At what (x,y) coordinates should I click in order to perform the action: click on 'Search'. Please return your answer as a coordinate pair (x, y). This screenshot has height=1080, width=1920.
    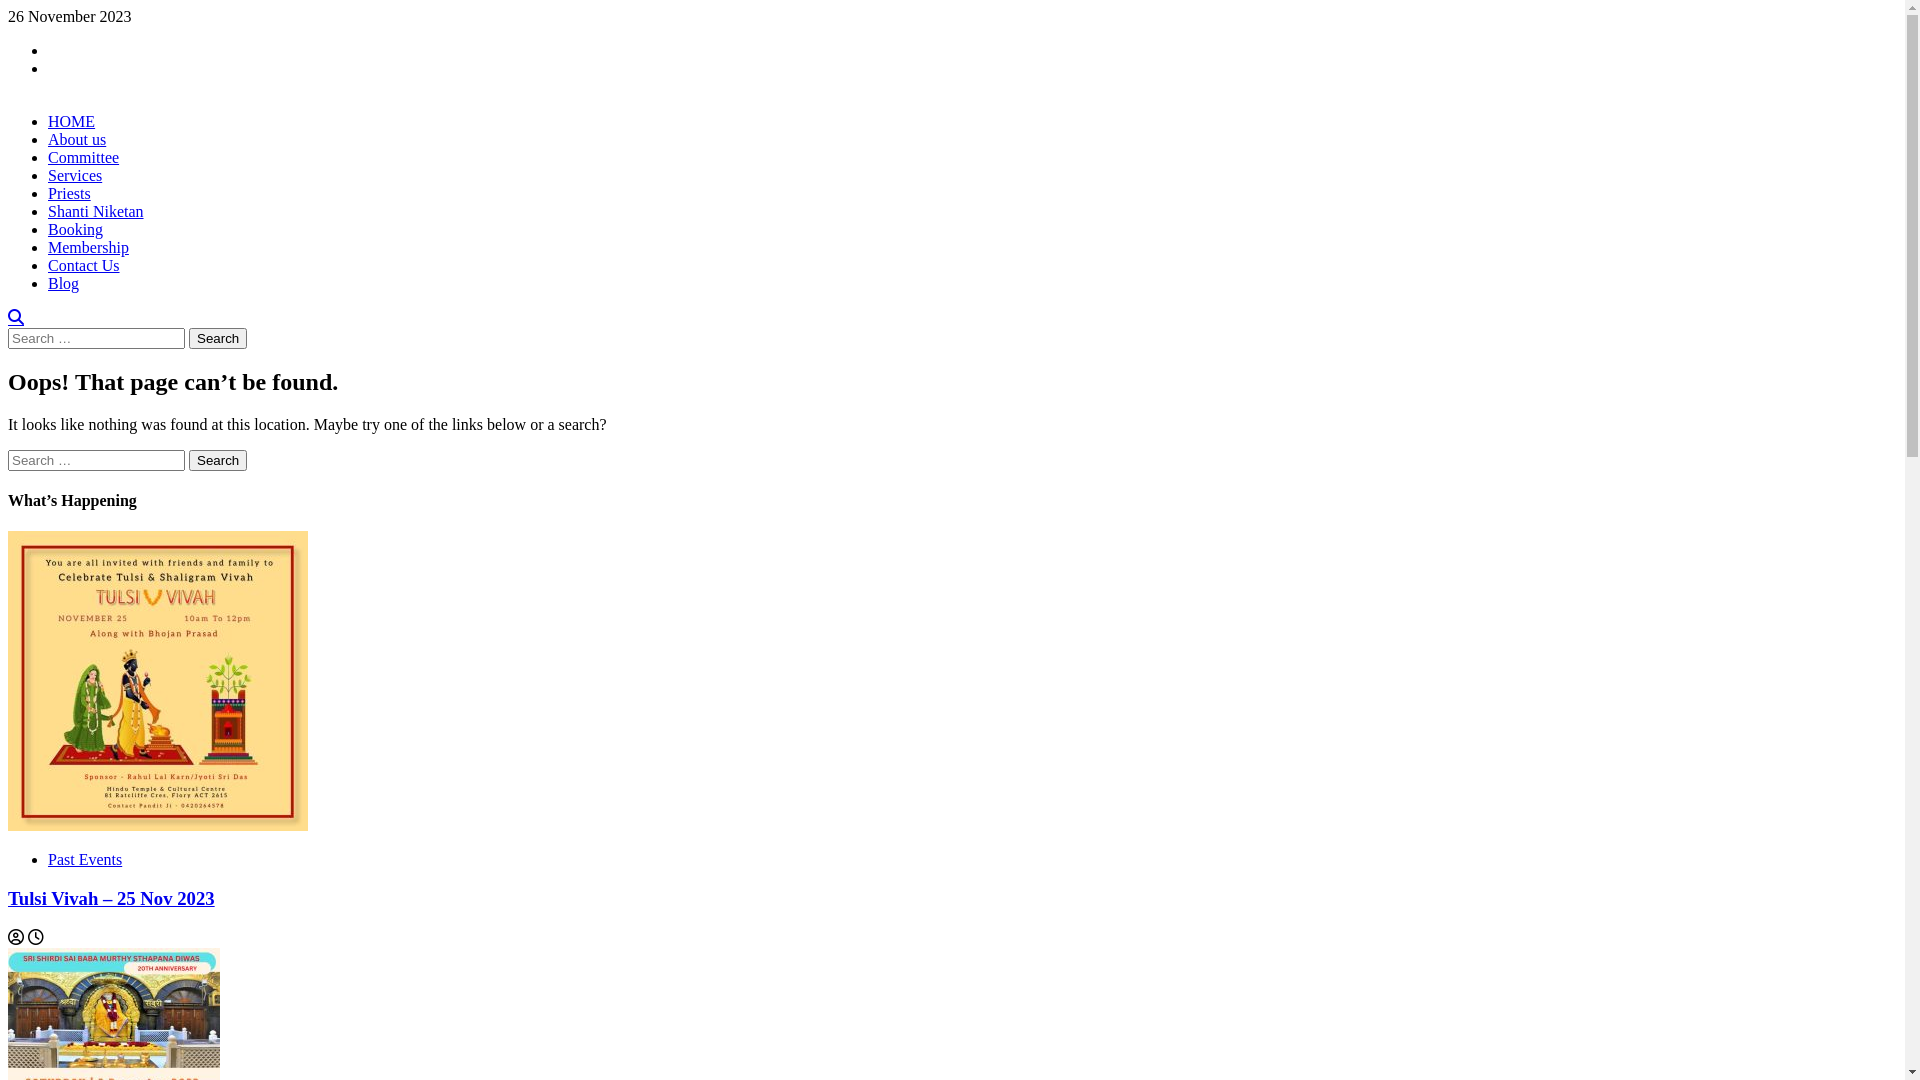
    Looking at the image, I should click on (15, 317).